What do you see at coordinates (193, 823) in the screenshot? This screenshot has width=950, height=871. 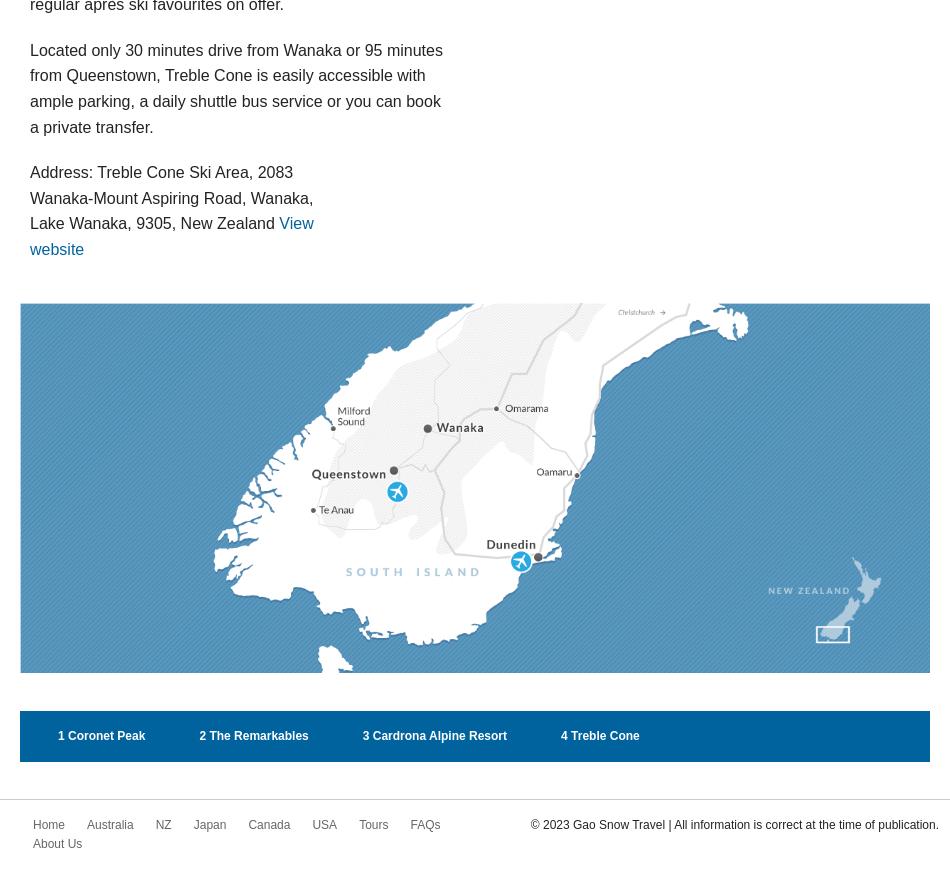 I see `'Japan'` at bounding box center [193, 823].